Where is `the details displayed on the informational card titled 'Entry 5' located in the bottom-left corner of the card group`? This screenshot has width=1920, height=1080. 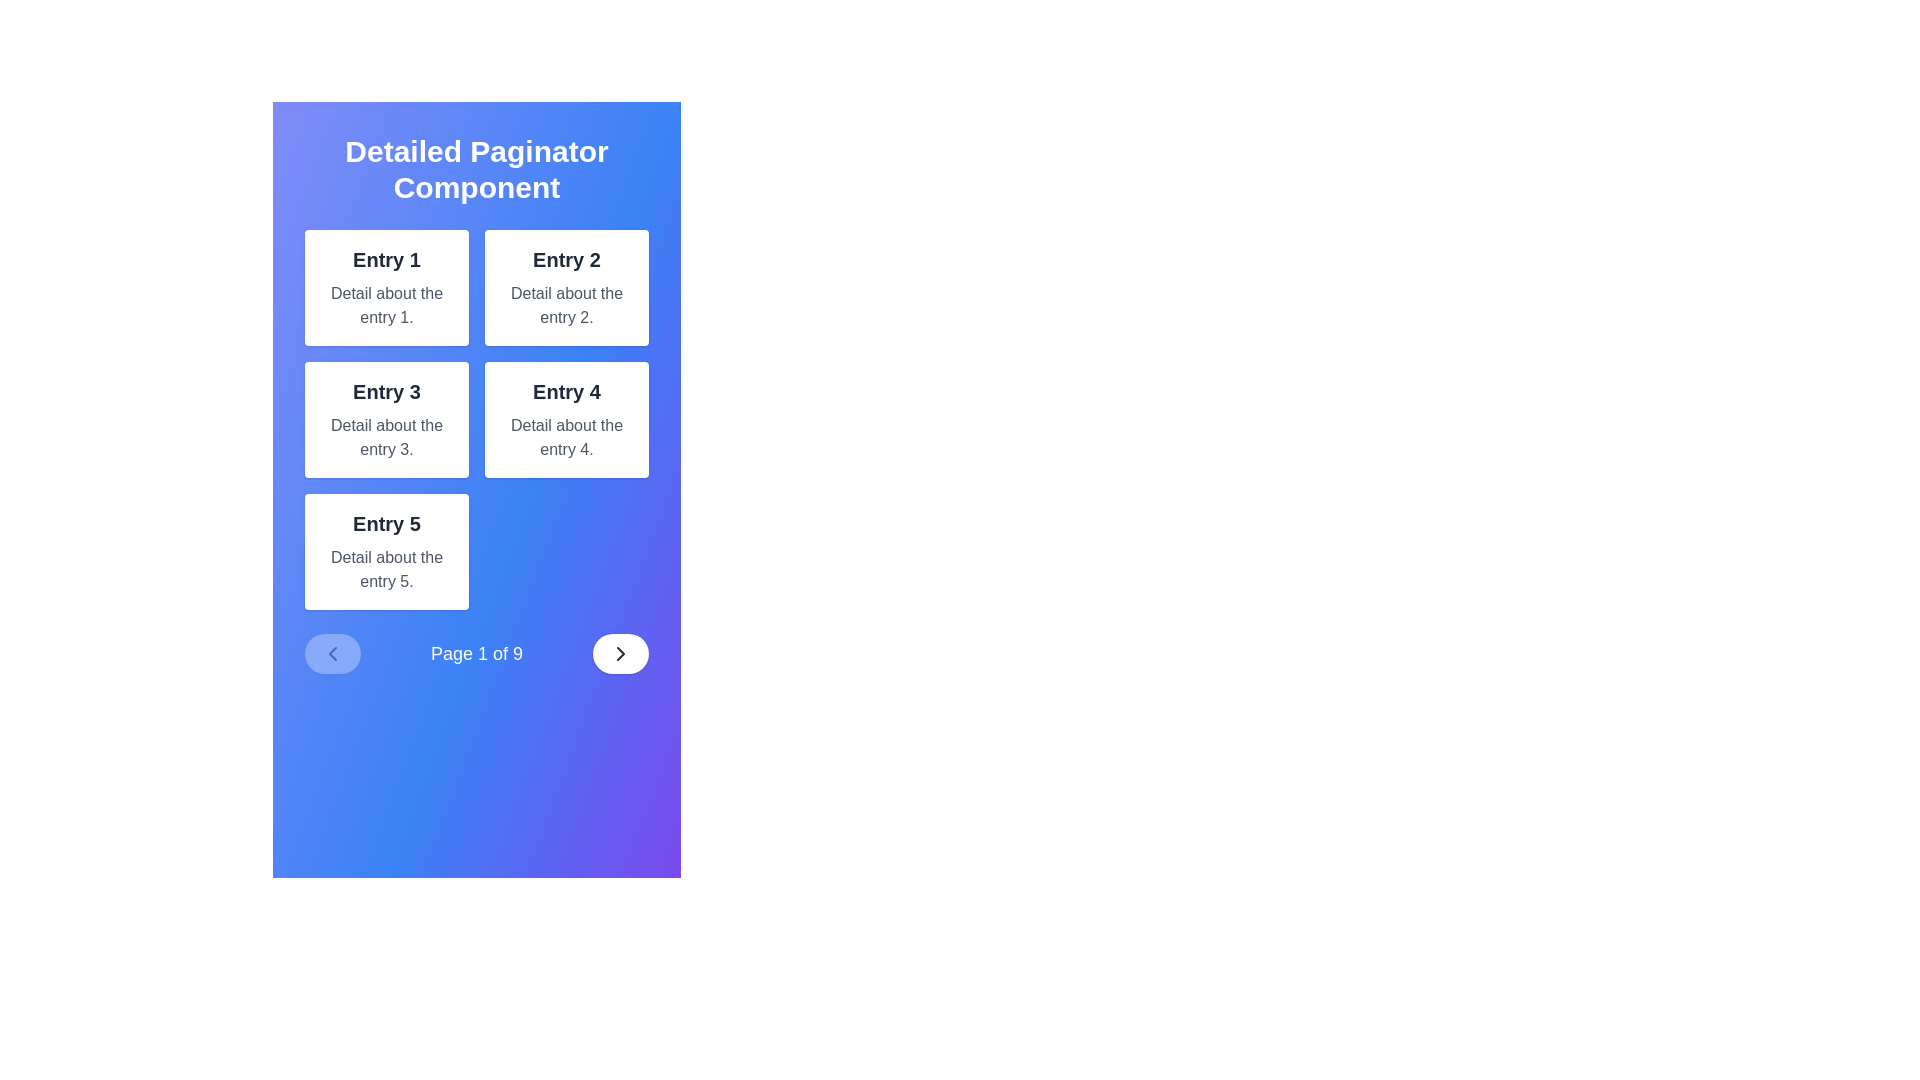 the details displayed on the informational card titled 'Entry 5' located in the bottom-left corner of the card group is located at coordinates (387, 551).